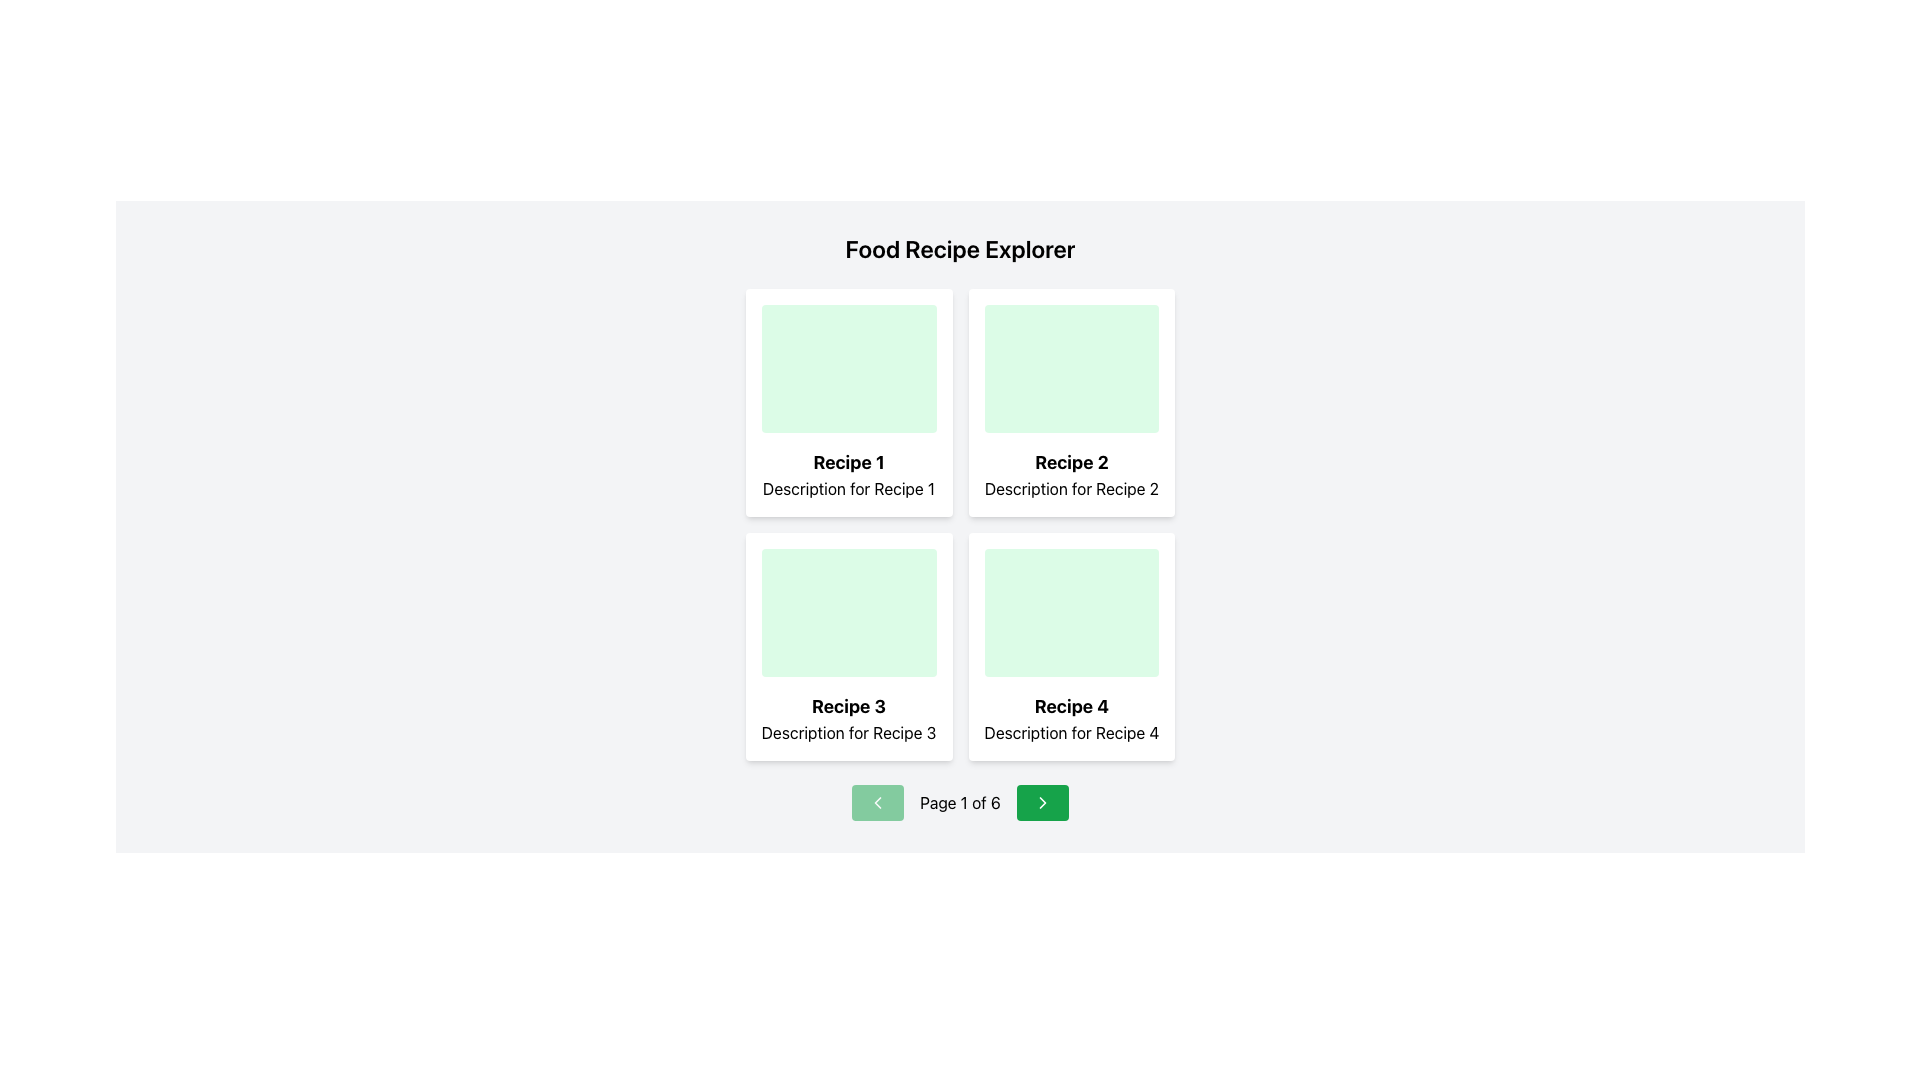 Image resolution: width=1920 pixels, height=1080 pixels. Describe the element at coordinates (1041, 801) in the screenshot. I see `the next page navigation icon located within the green button at the bottom right of the page number indicator 'Page 1 of 6'` at that location.